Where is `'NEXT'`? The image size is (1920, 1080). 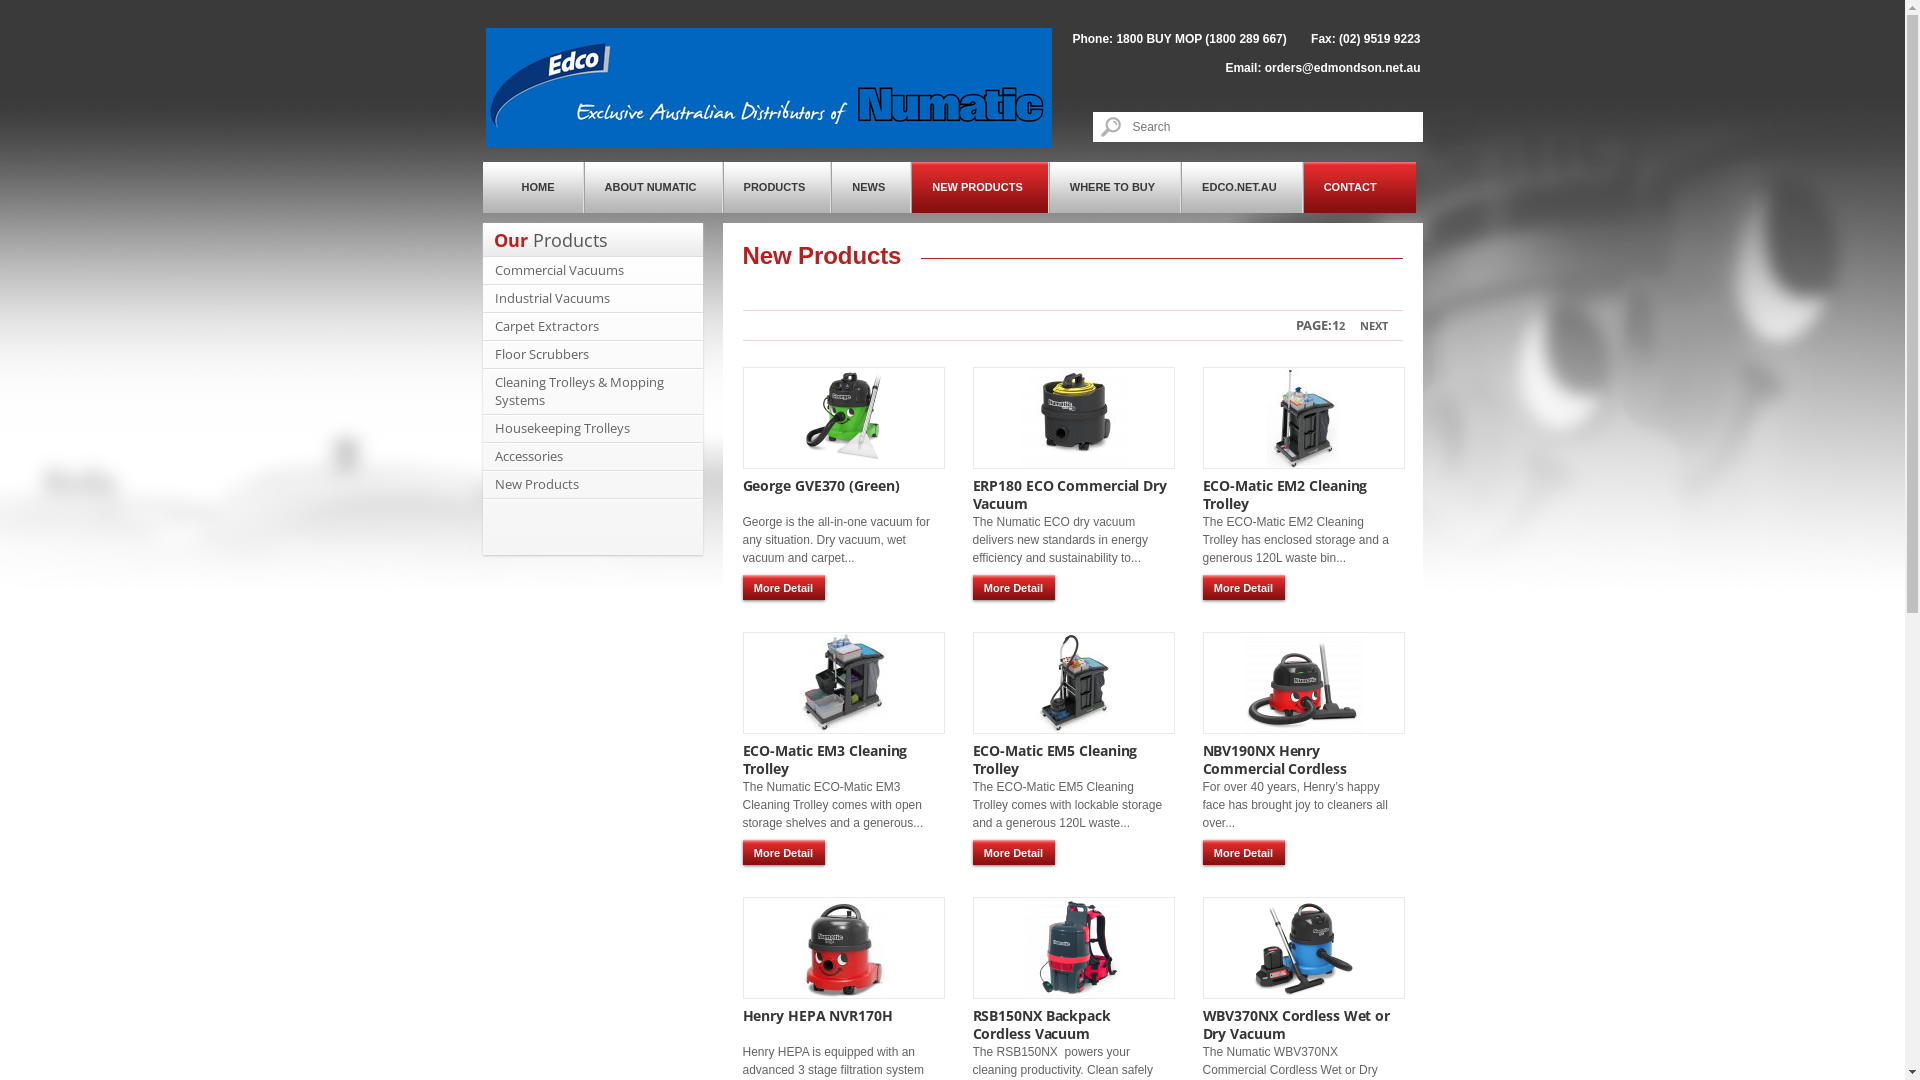 'NEXT' is located at coordinates (1372, 324).